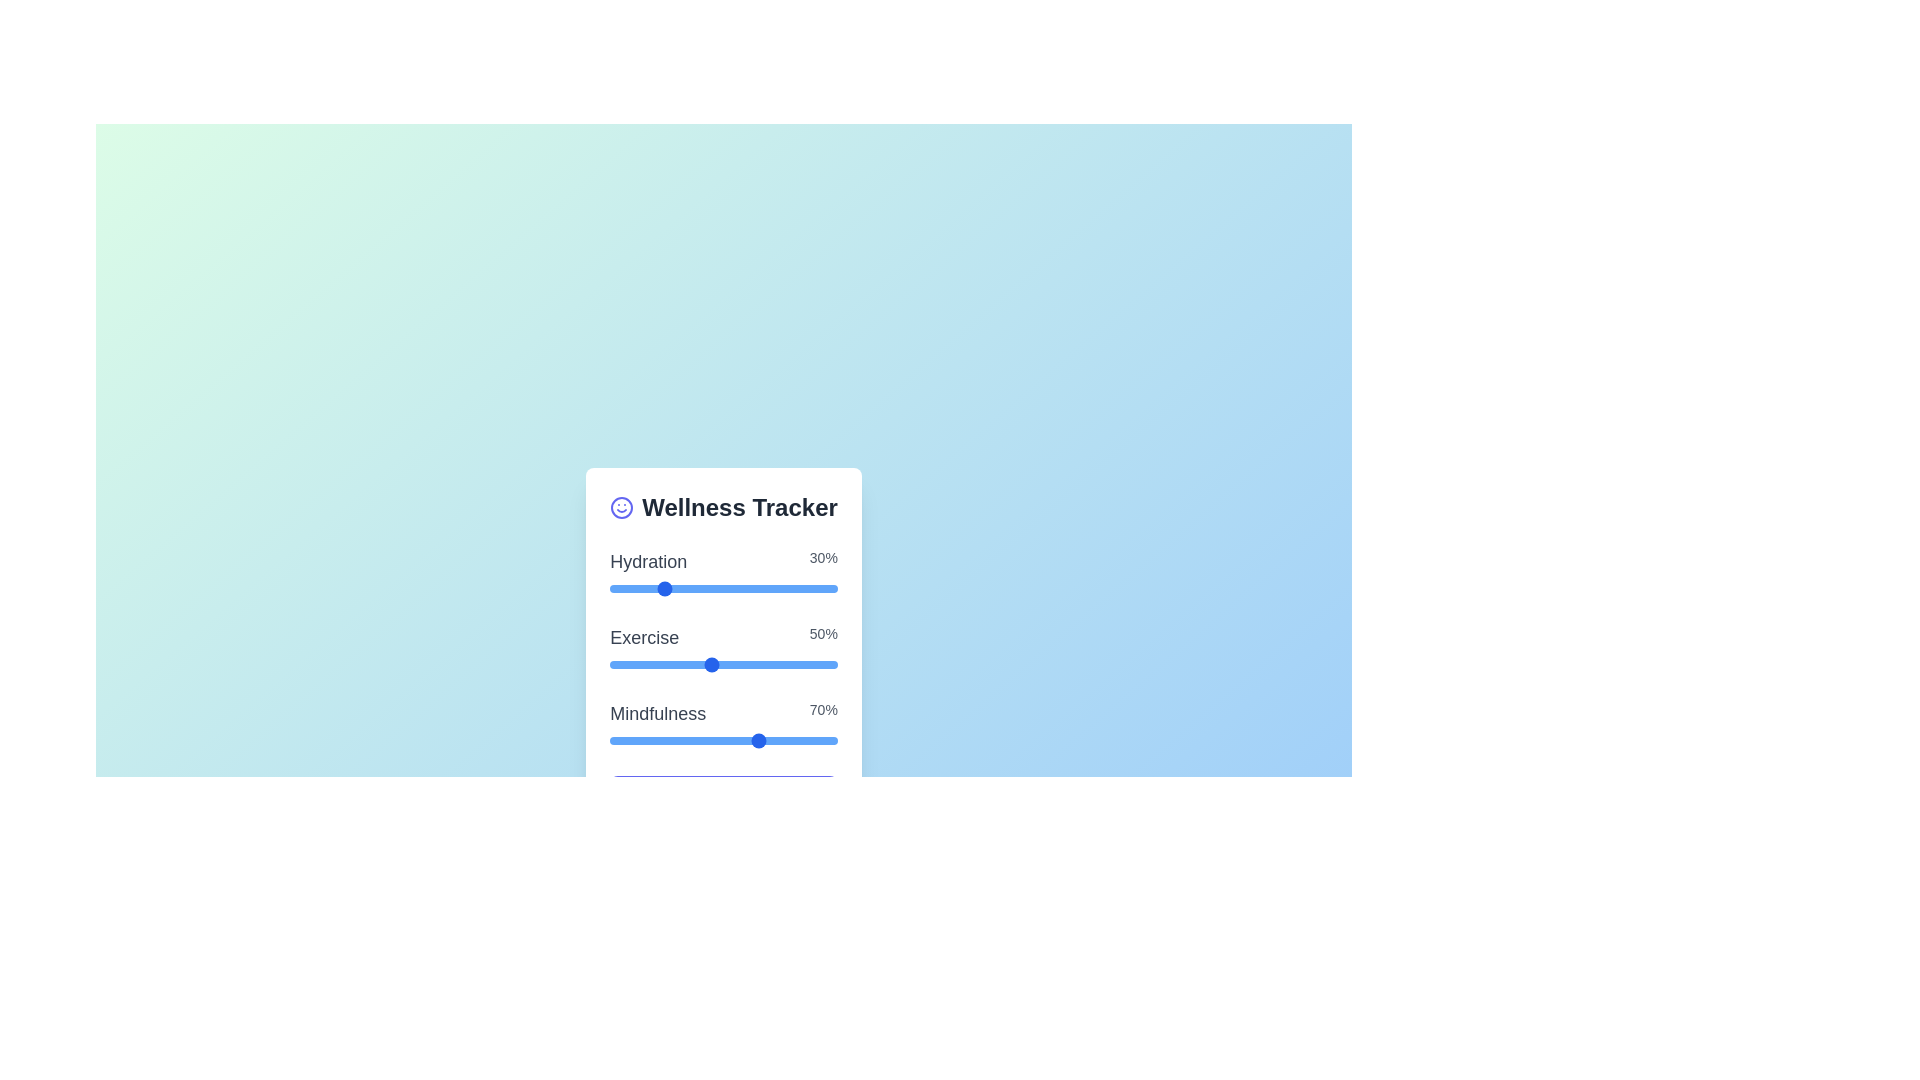  What do you see at coordinates (685, 664) in the screenshot?
I see `the 'Exercise' slider to set its value to 4` at bounding box center [685, 664].